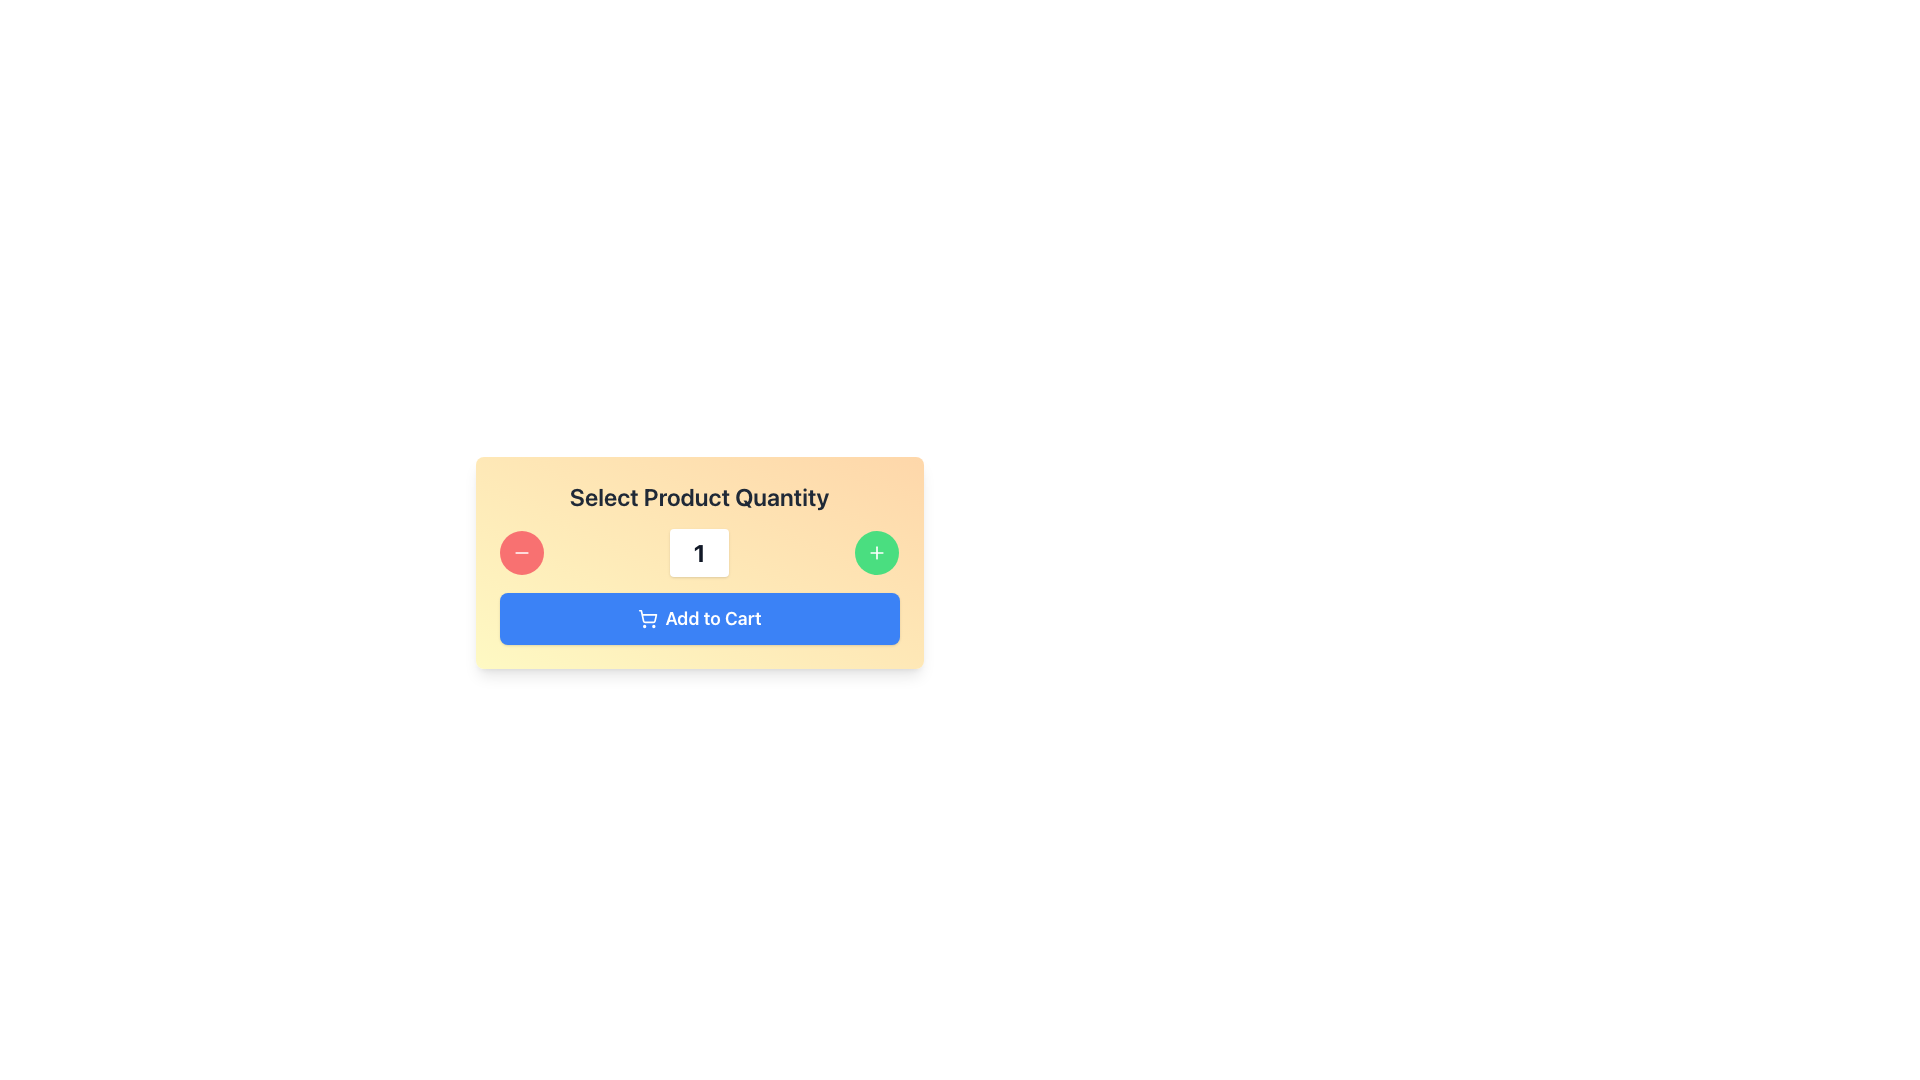 Image resolution: width=1920 pixels, height=1080 pixels. What do you see at coordinates (699, 496) in the screenshot?
I see `the prominent text label reading 'Select Product Quantity' located at the top-center of the panel` at bounding box center [699, 496].